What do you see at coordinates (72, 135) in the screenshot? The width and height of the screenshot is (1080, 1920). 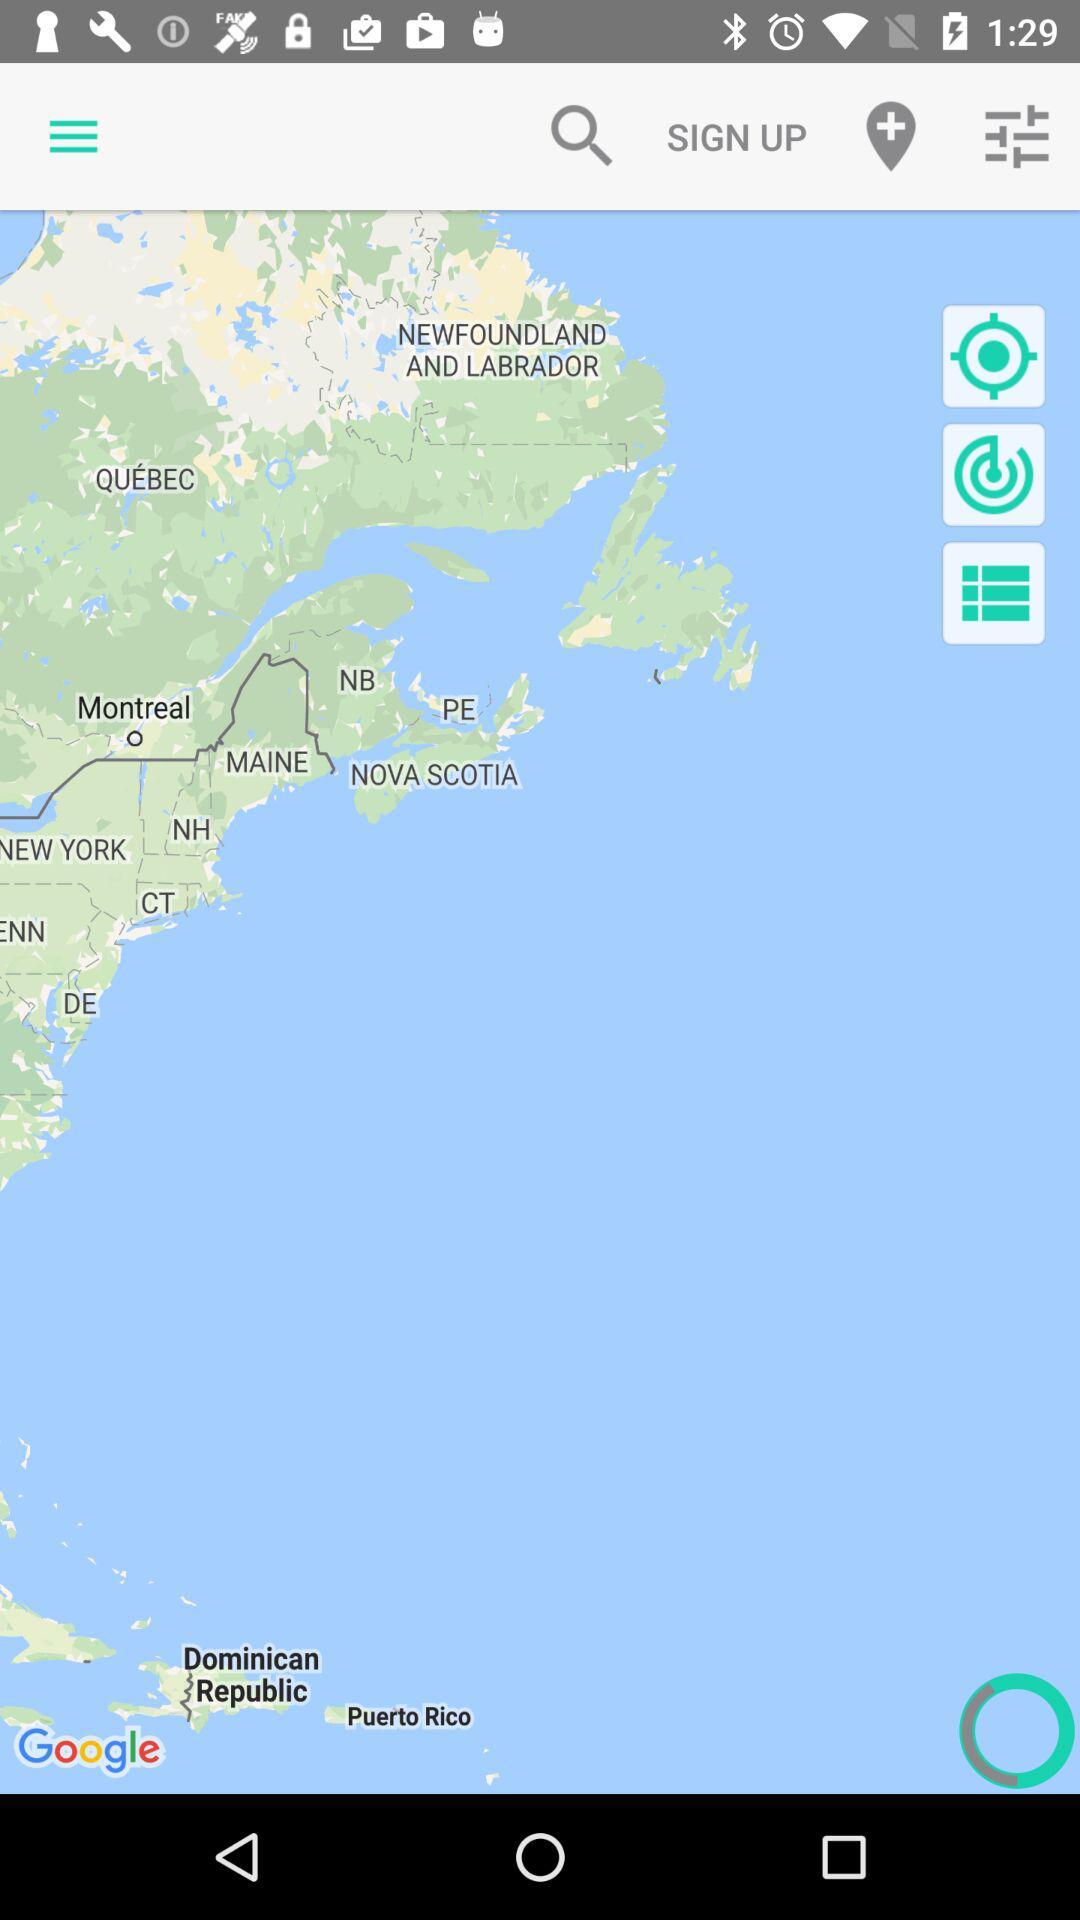 I see `icon at the top left corner` at bounding box center [72, 135].